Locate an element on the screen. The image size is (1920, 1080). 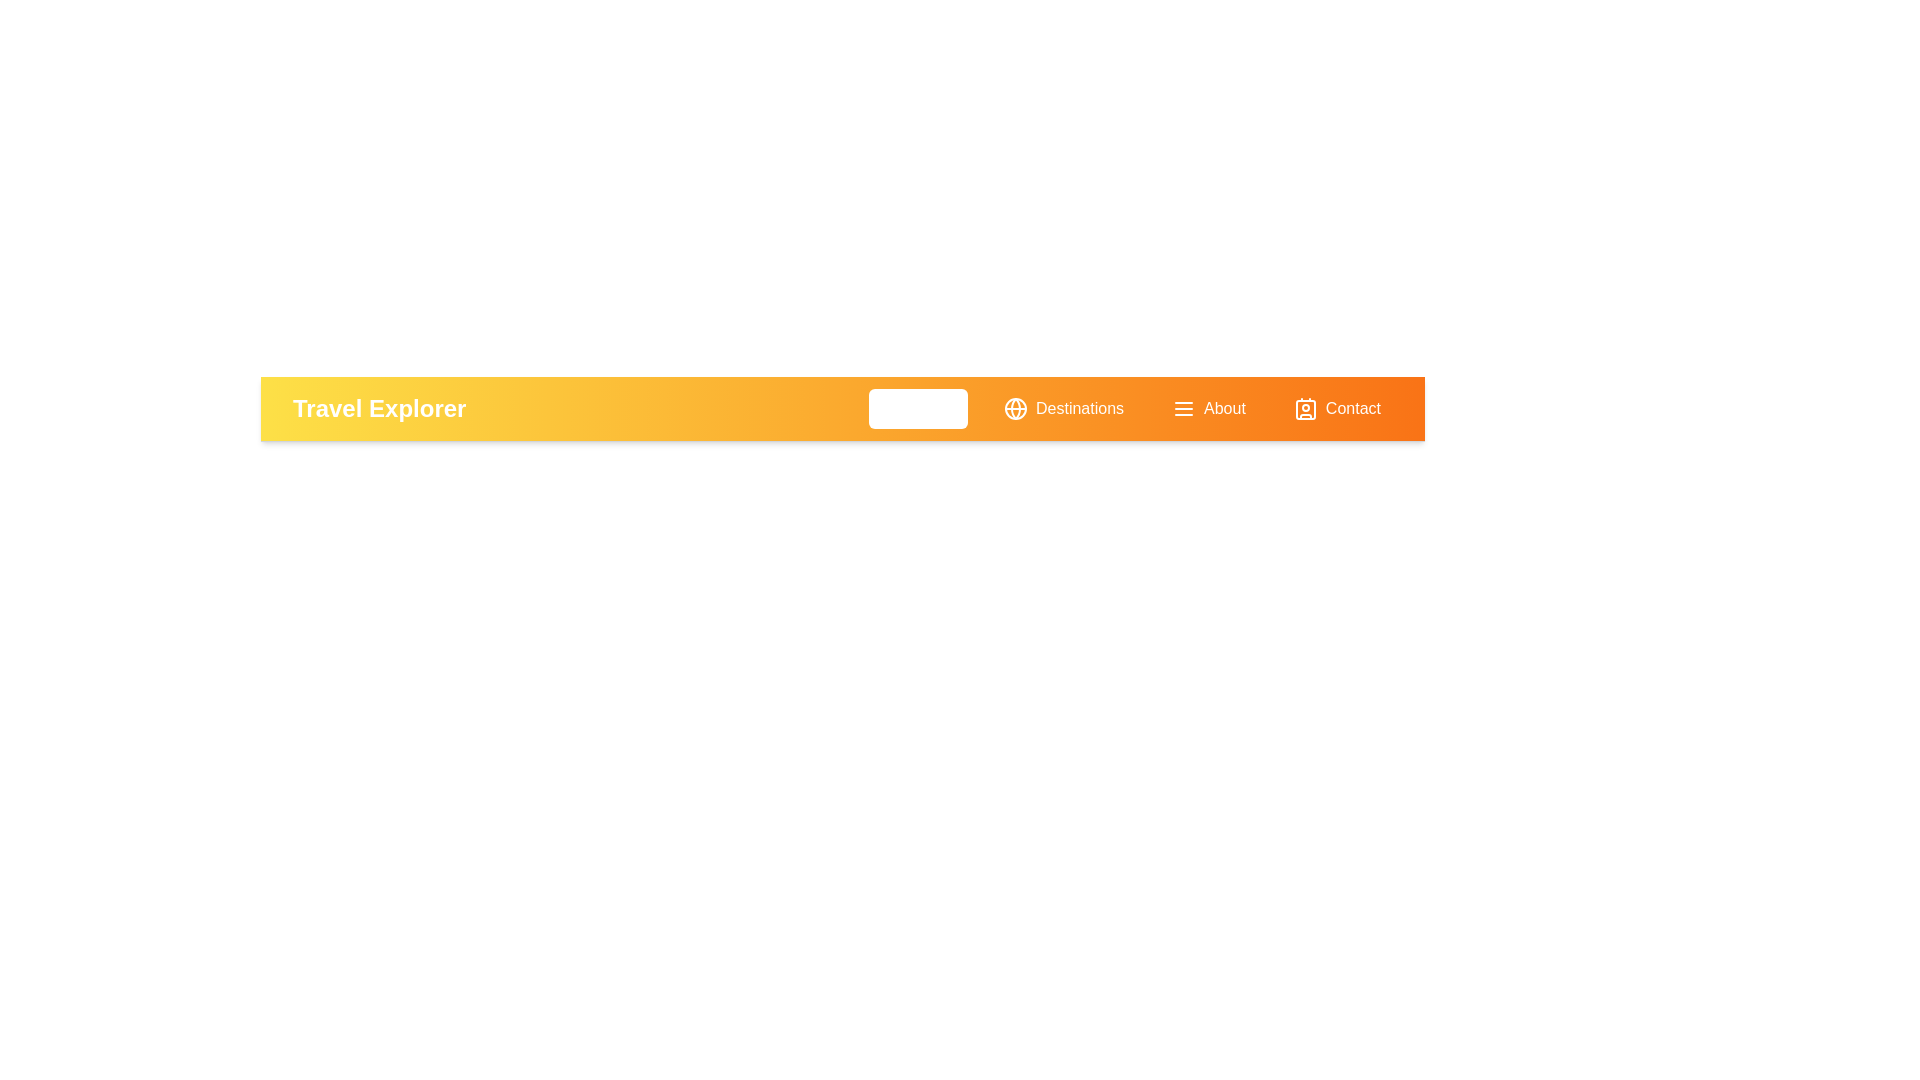
the Navigation Bar located at the center of the upper part of the webpage is located at coordinates (843, 408).